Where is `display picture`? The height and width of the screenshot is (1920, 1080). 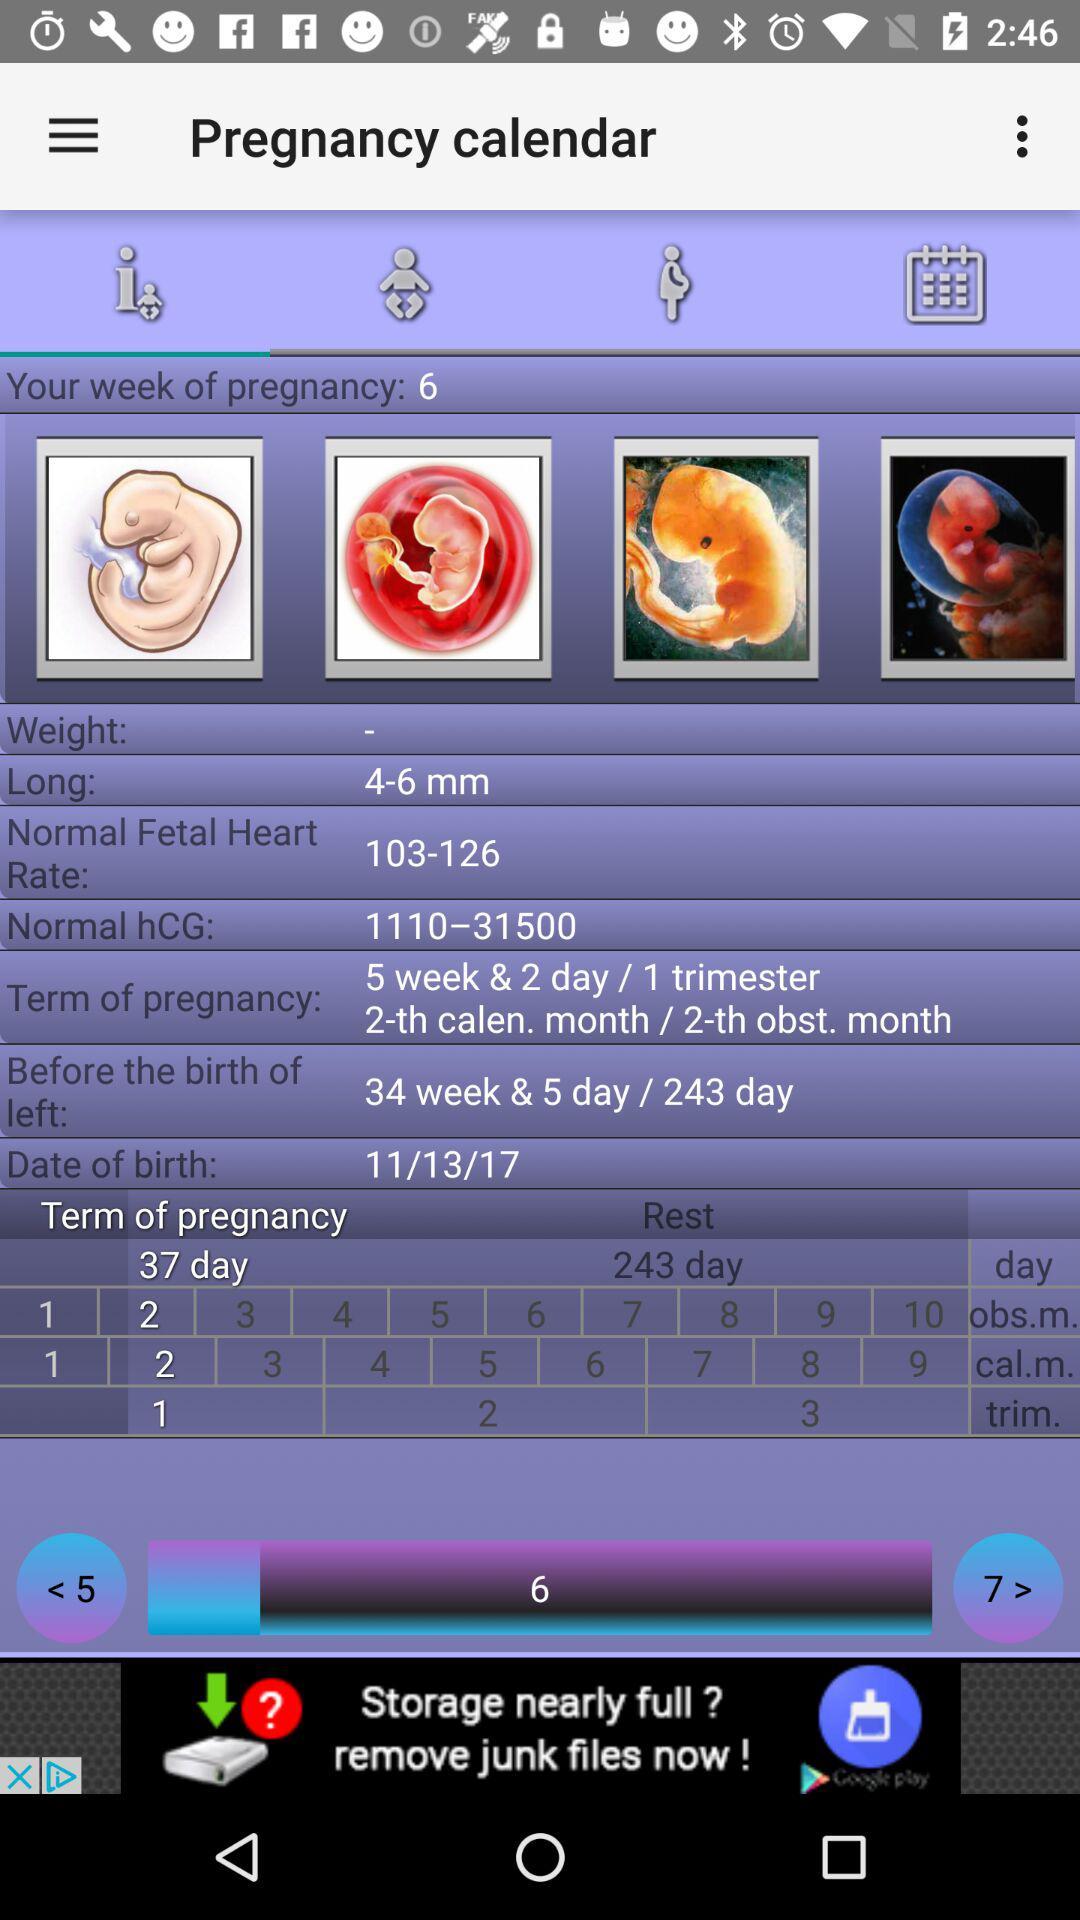
display picture is located at coordinates (715, 558).